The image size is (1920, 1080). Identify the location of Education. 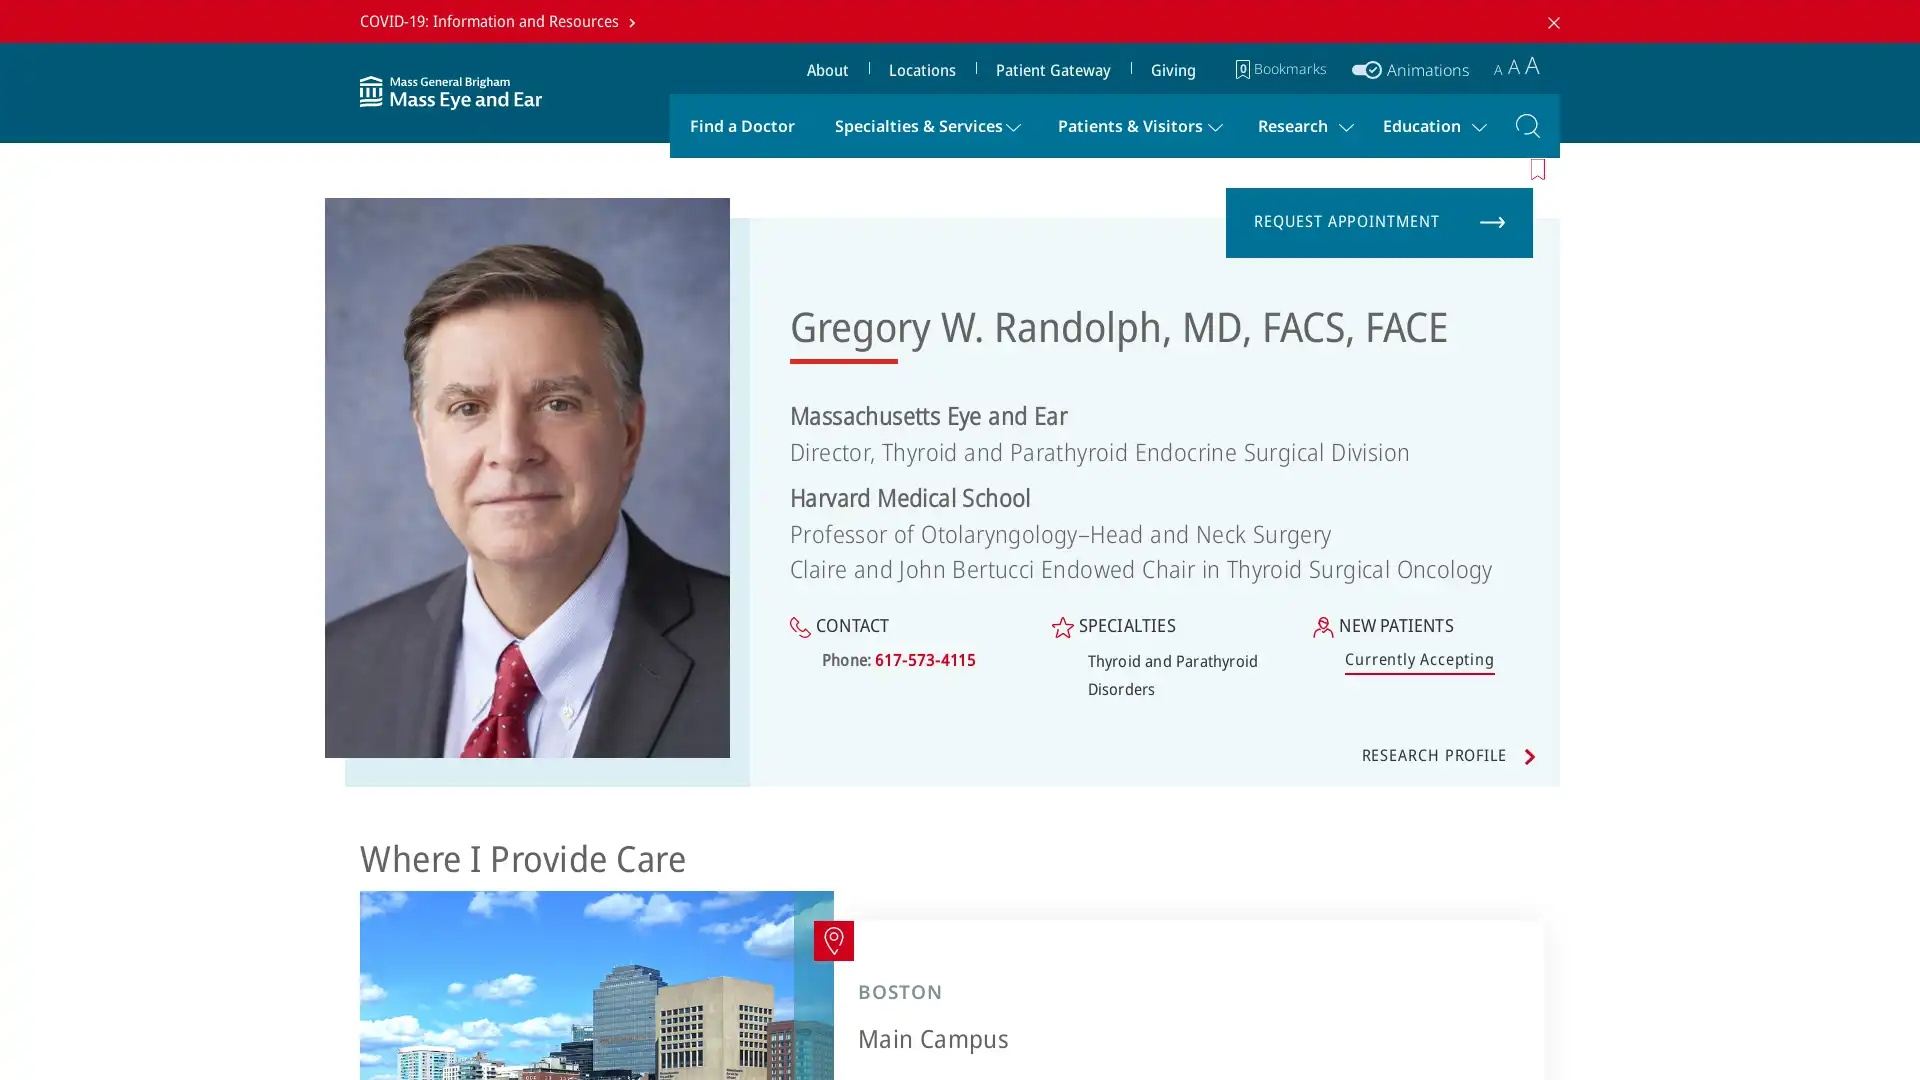
(1428, 124).